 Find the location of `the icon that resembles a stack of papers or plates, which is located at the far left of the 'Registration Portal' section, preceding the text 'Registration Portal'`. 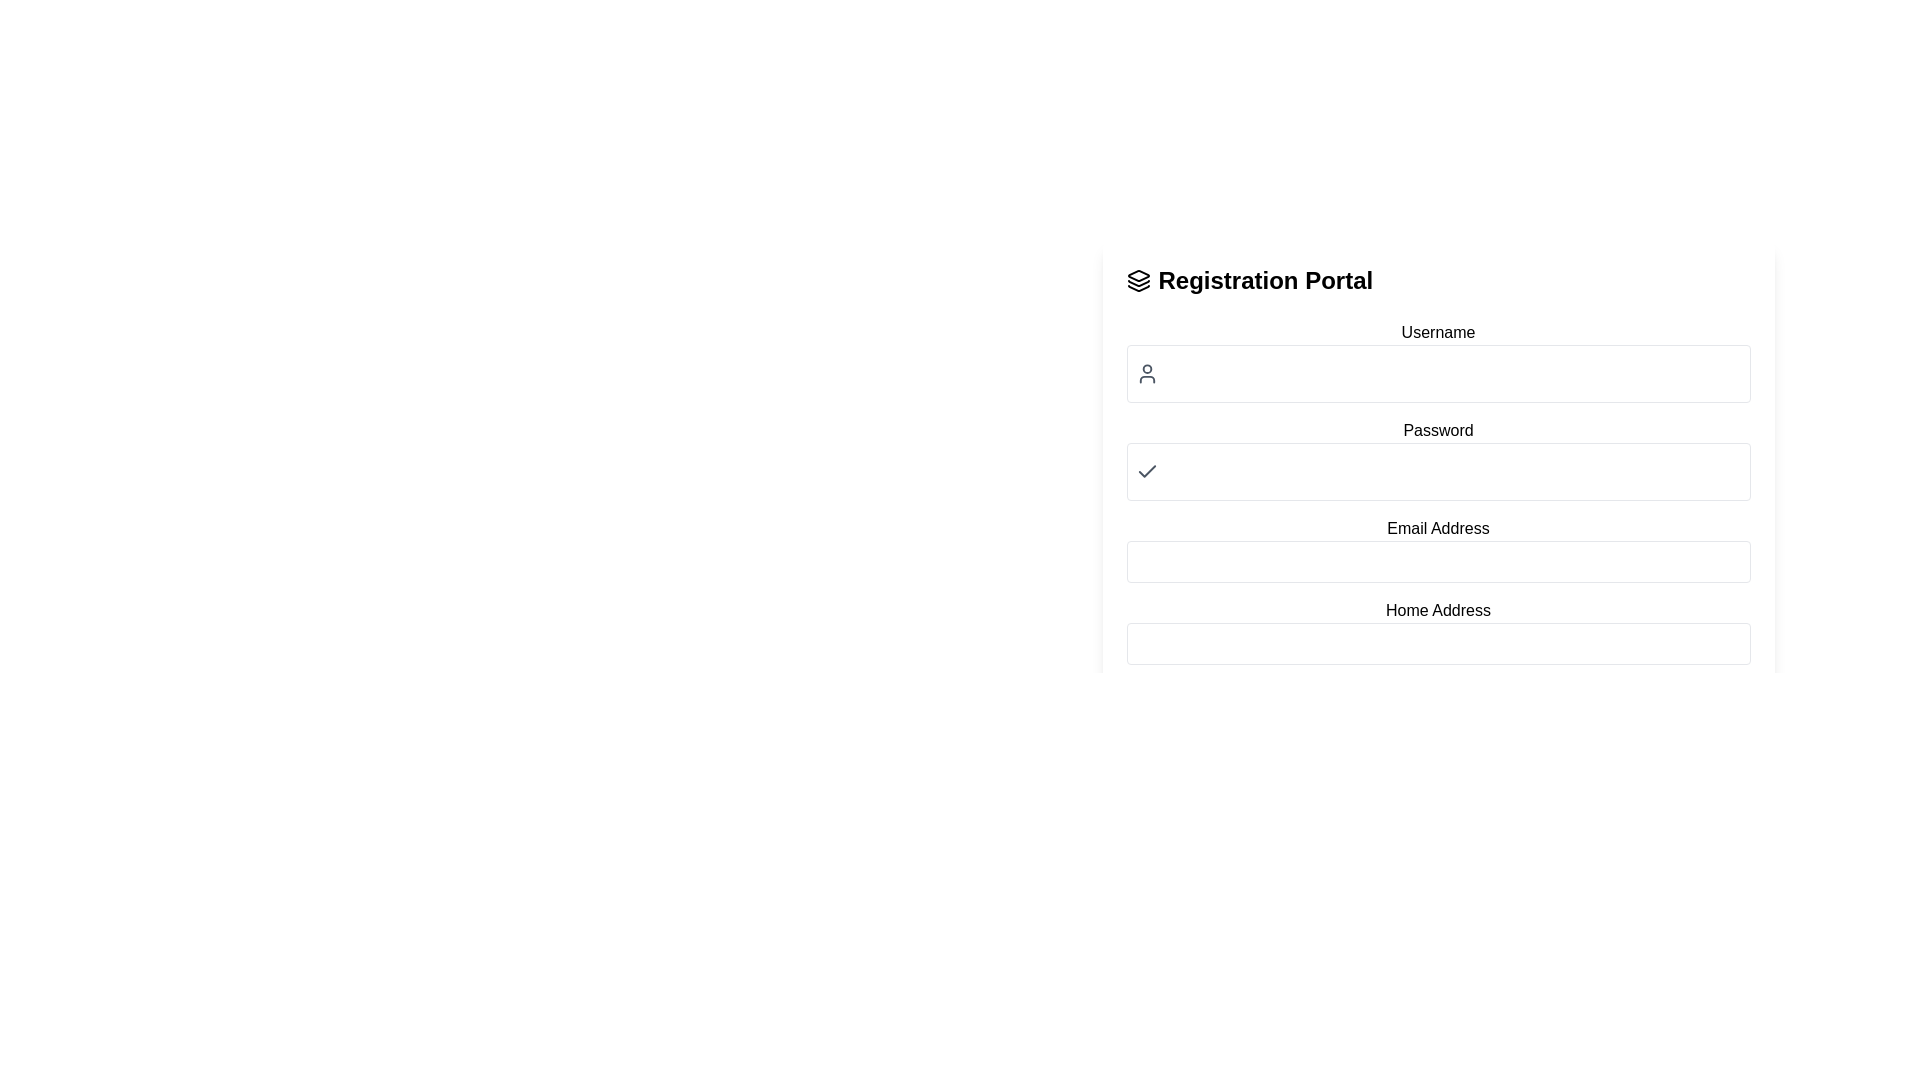

the icon that resembles a stack of papers or plates, which is located at the far left of the 'Registration Portal' section, preceding the text 'Registration Portal' is located at coordinates (1138, 281).